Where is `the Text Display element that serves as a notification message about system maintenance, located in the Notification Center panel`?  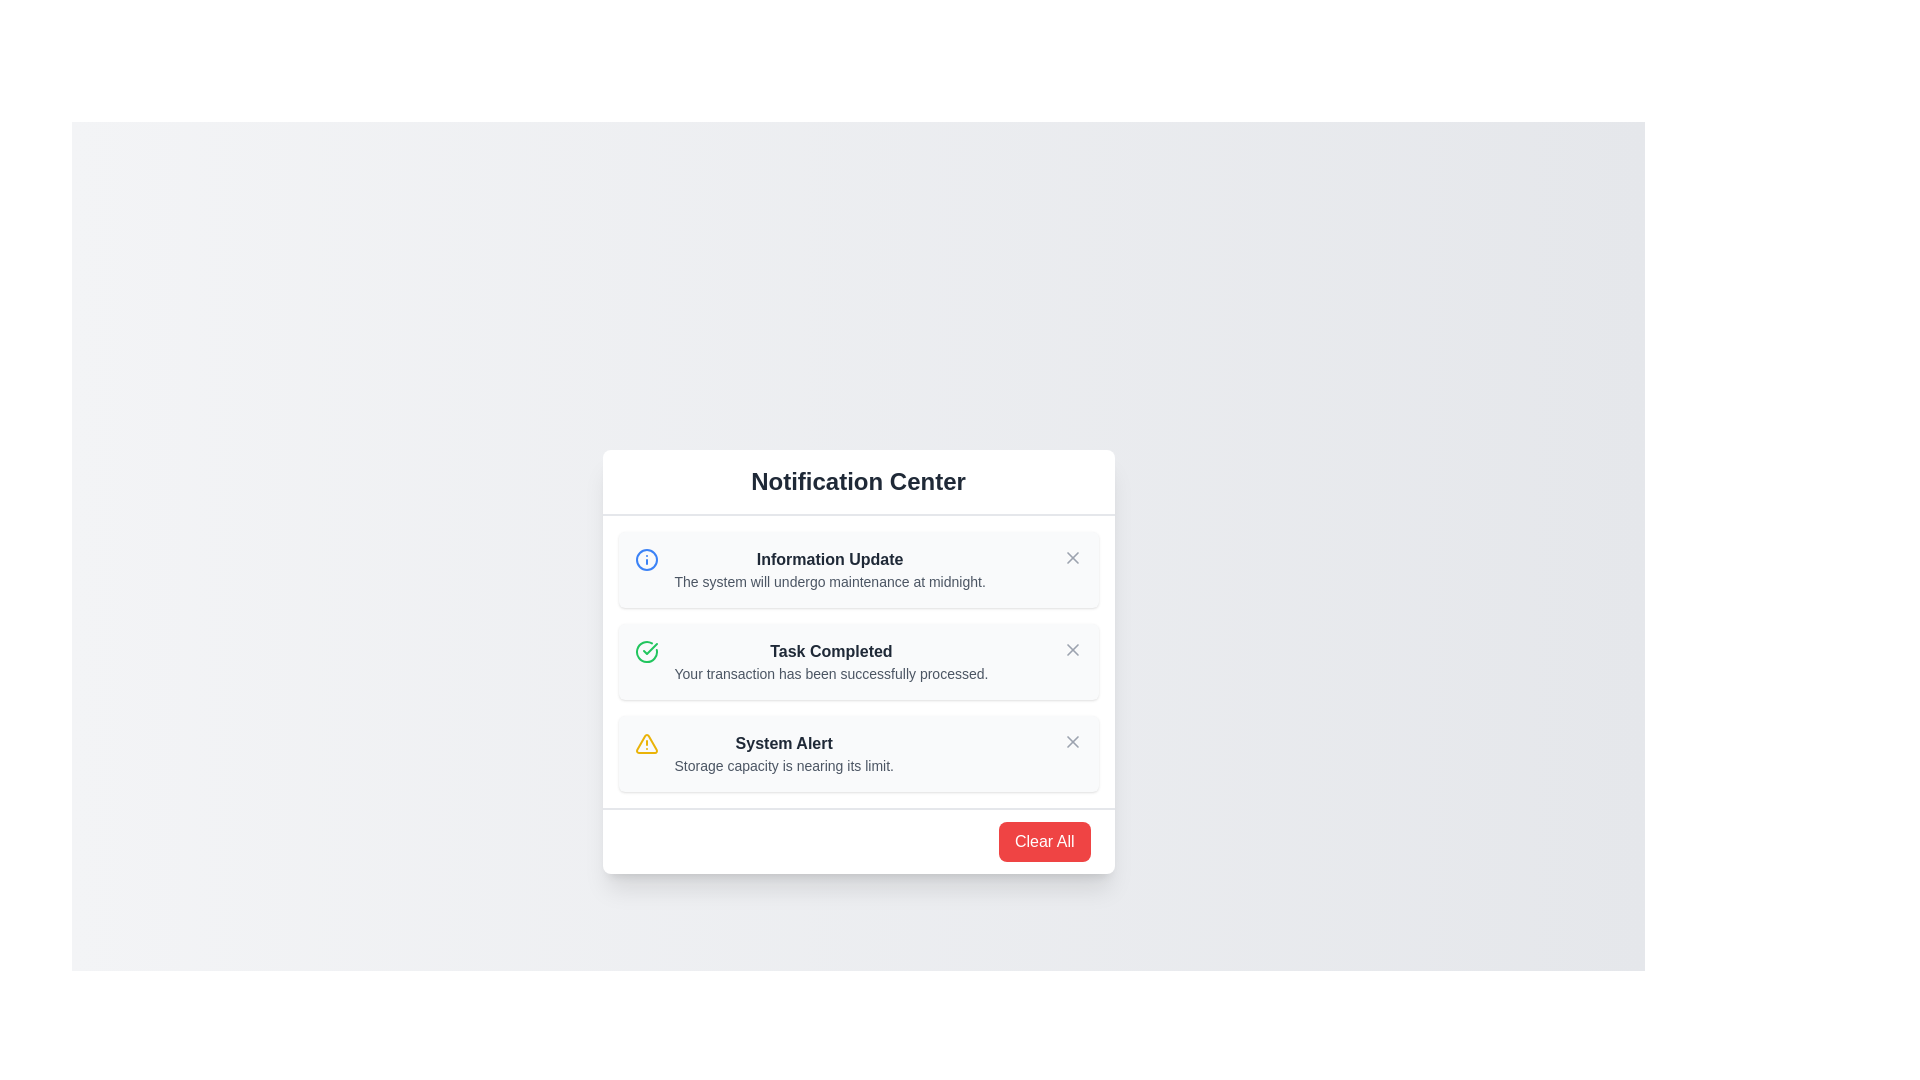 the Text Display element that serves as a notification message about system maintenance, located in the Notification Center panel is located at coordinates (830, 570).